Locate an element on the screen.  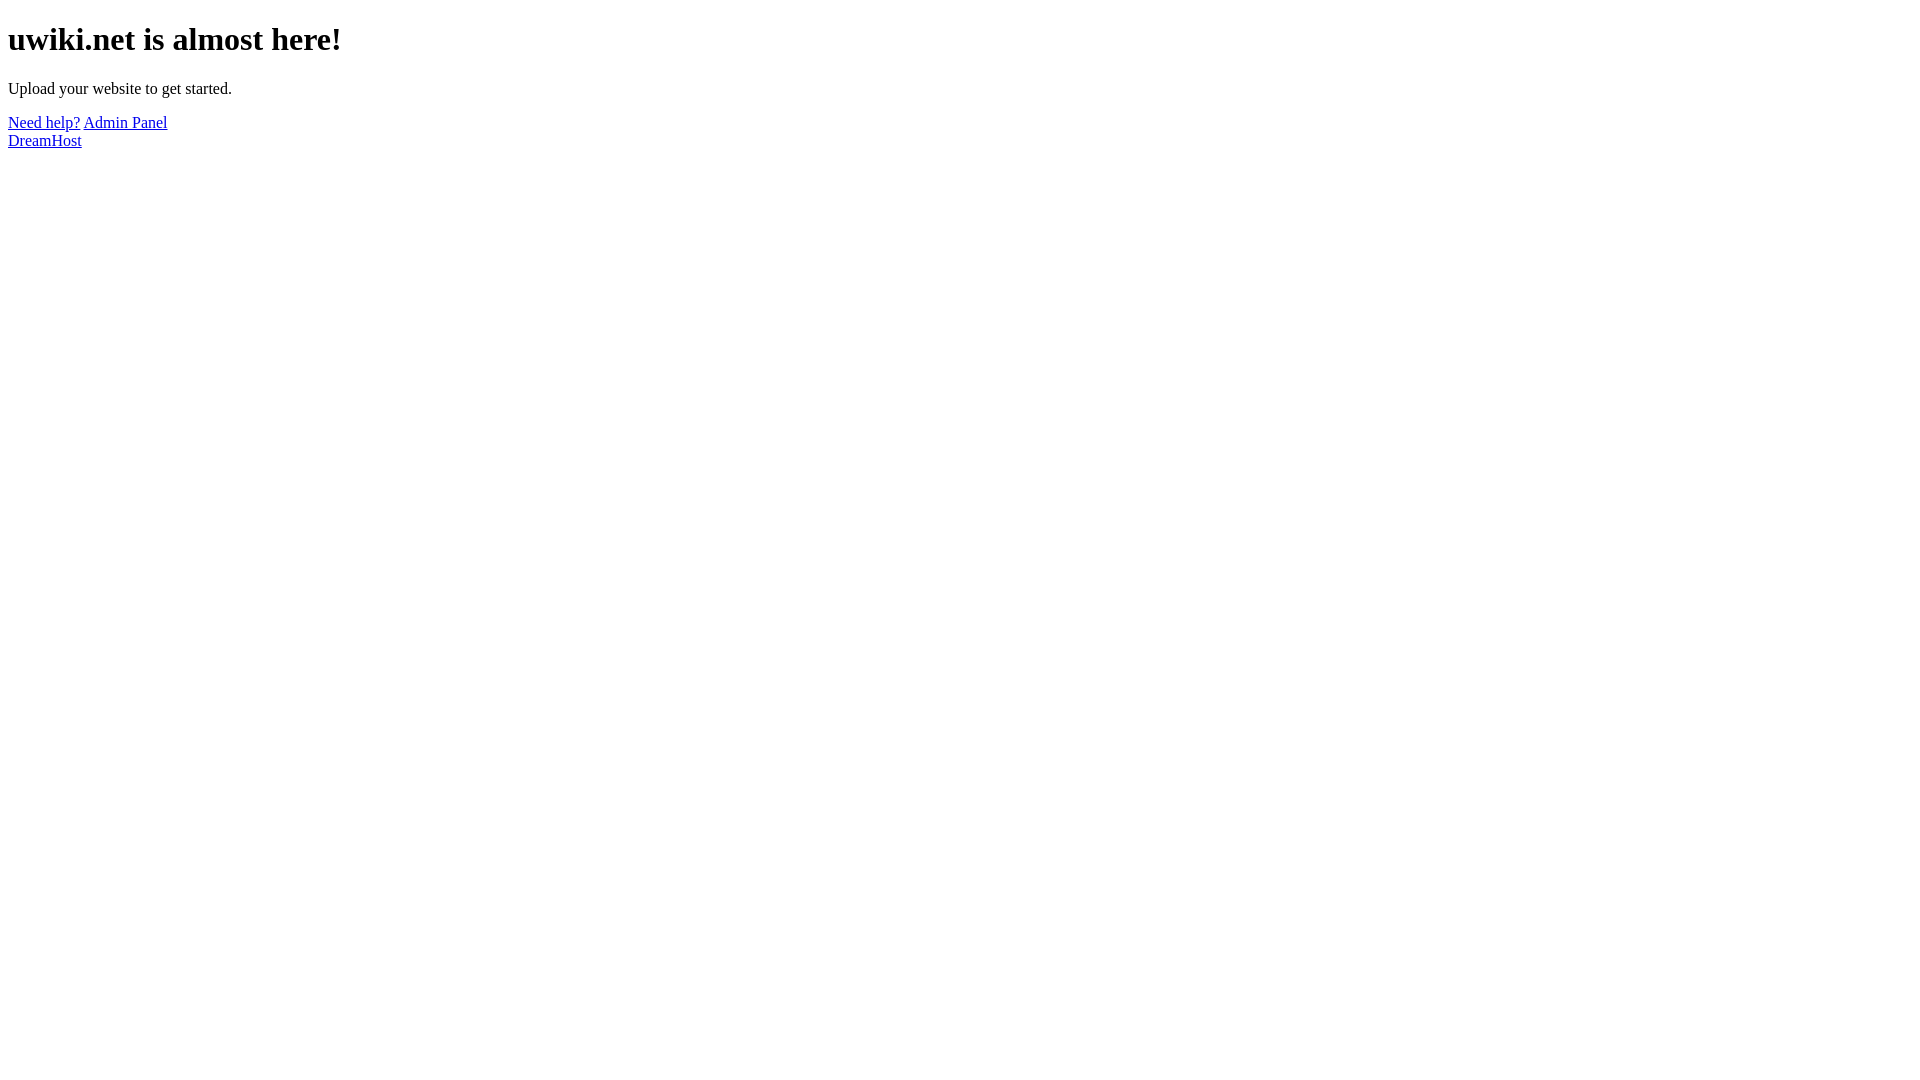
'Need help?' is located at coordinates (43, 122).